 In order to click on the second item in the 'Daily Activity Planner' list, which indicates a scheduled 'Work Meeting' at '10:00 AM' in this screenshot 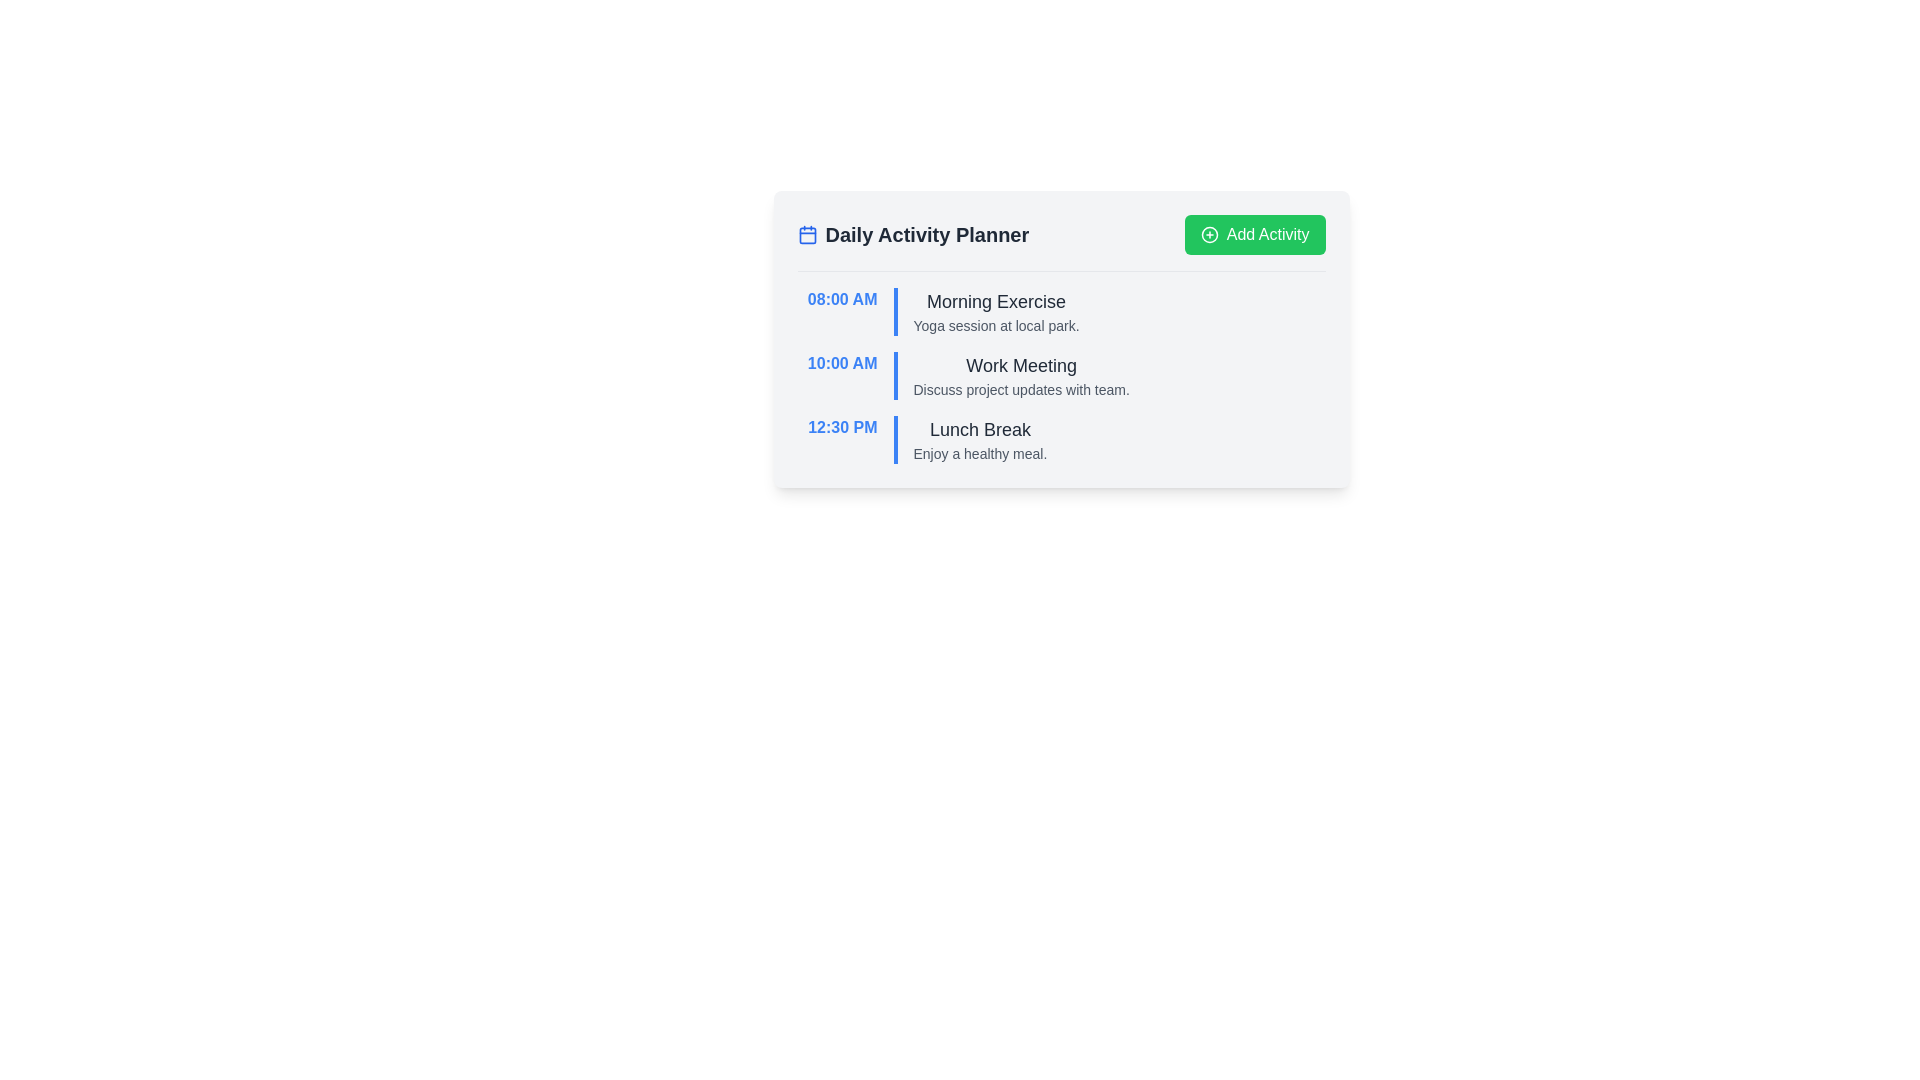, I will do `click(1060, 375)`.